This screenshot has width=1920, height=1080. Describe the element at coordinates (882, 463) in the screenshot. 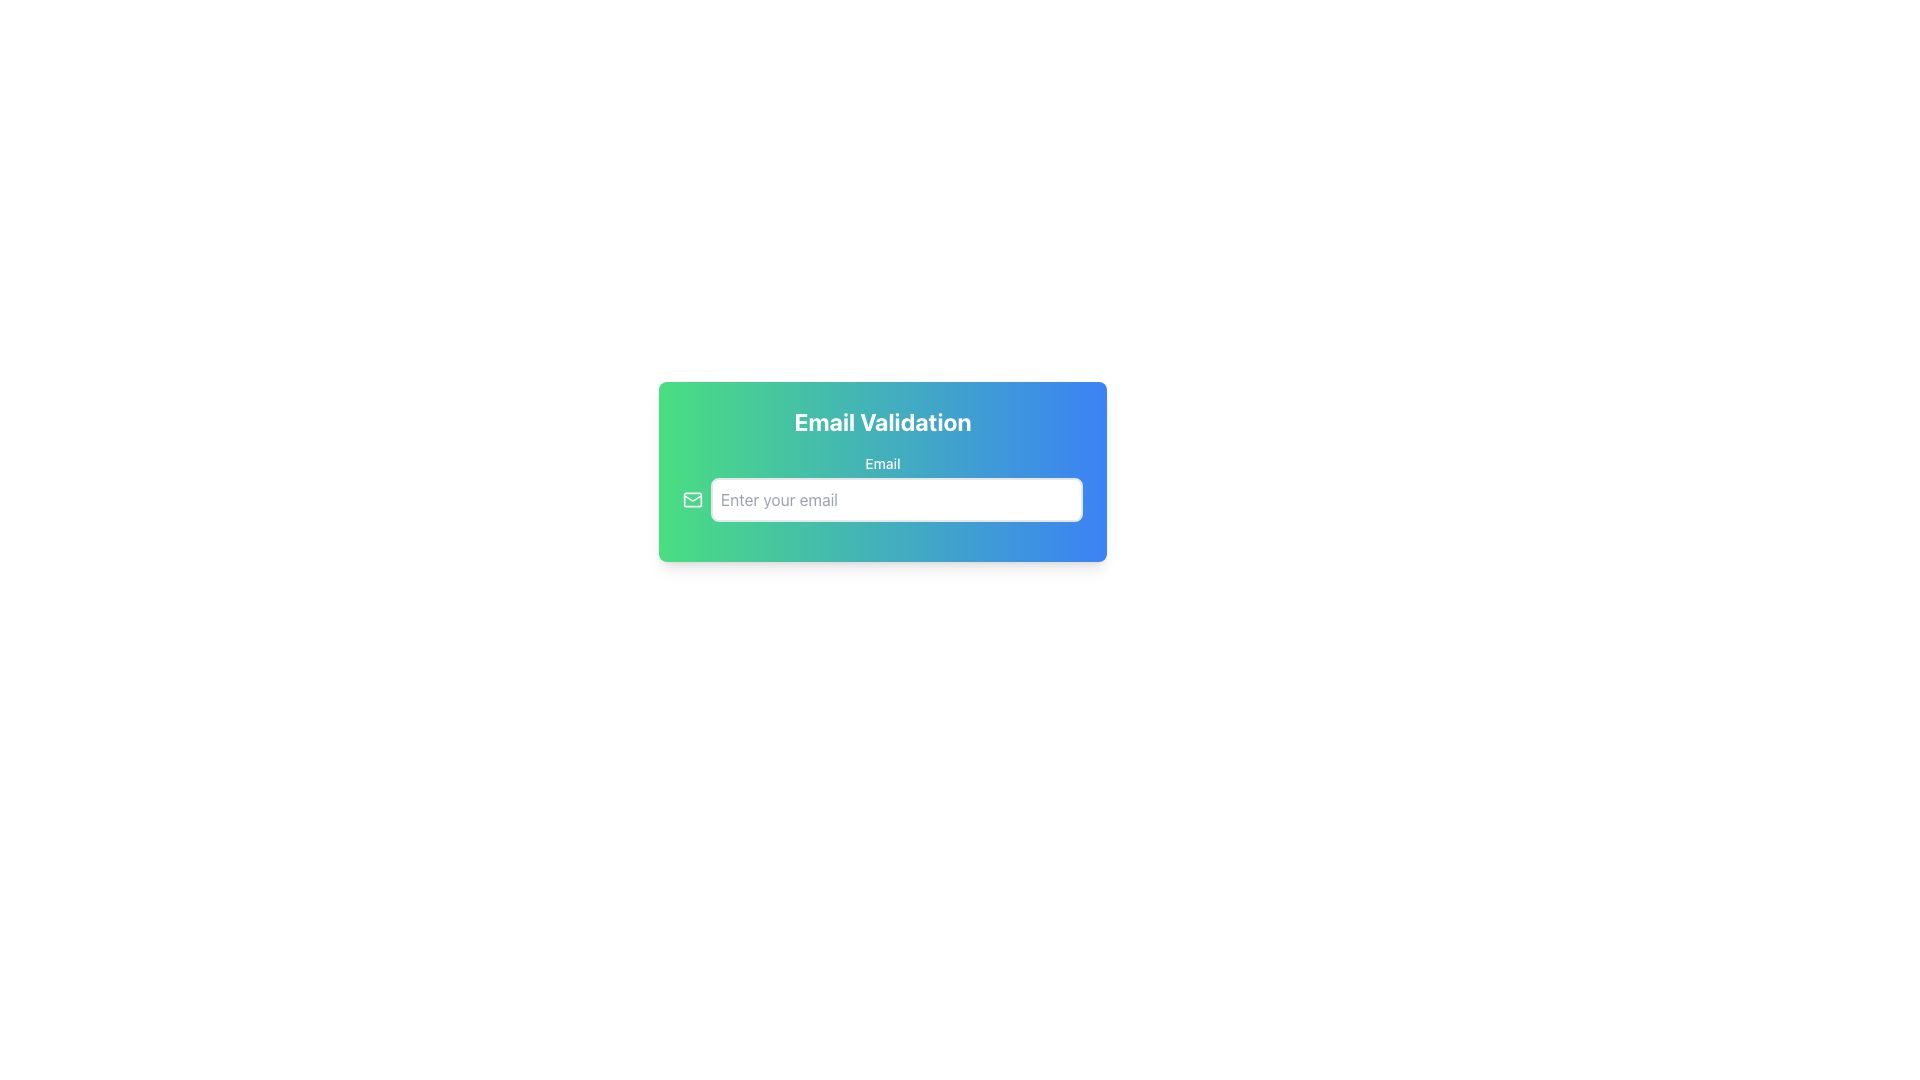

I see `the static text label that indicates the input field for the user's email address, positioned above the text input with the placeholder 'Enter your email'` at that location.